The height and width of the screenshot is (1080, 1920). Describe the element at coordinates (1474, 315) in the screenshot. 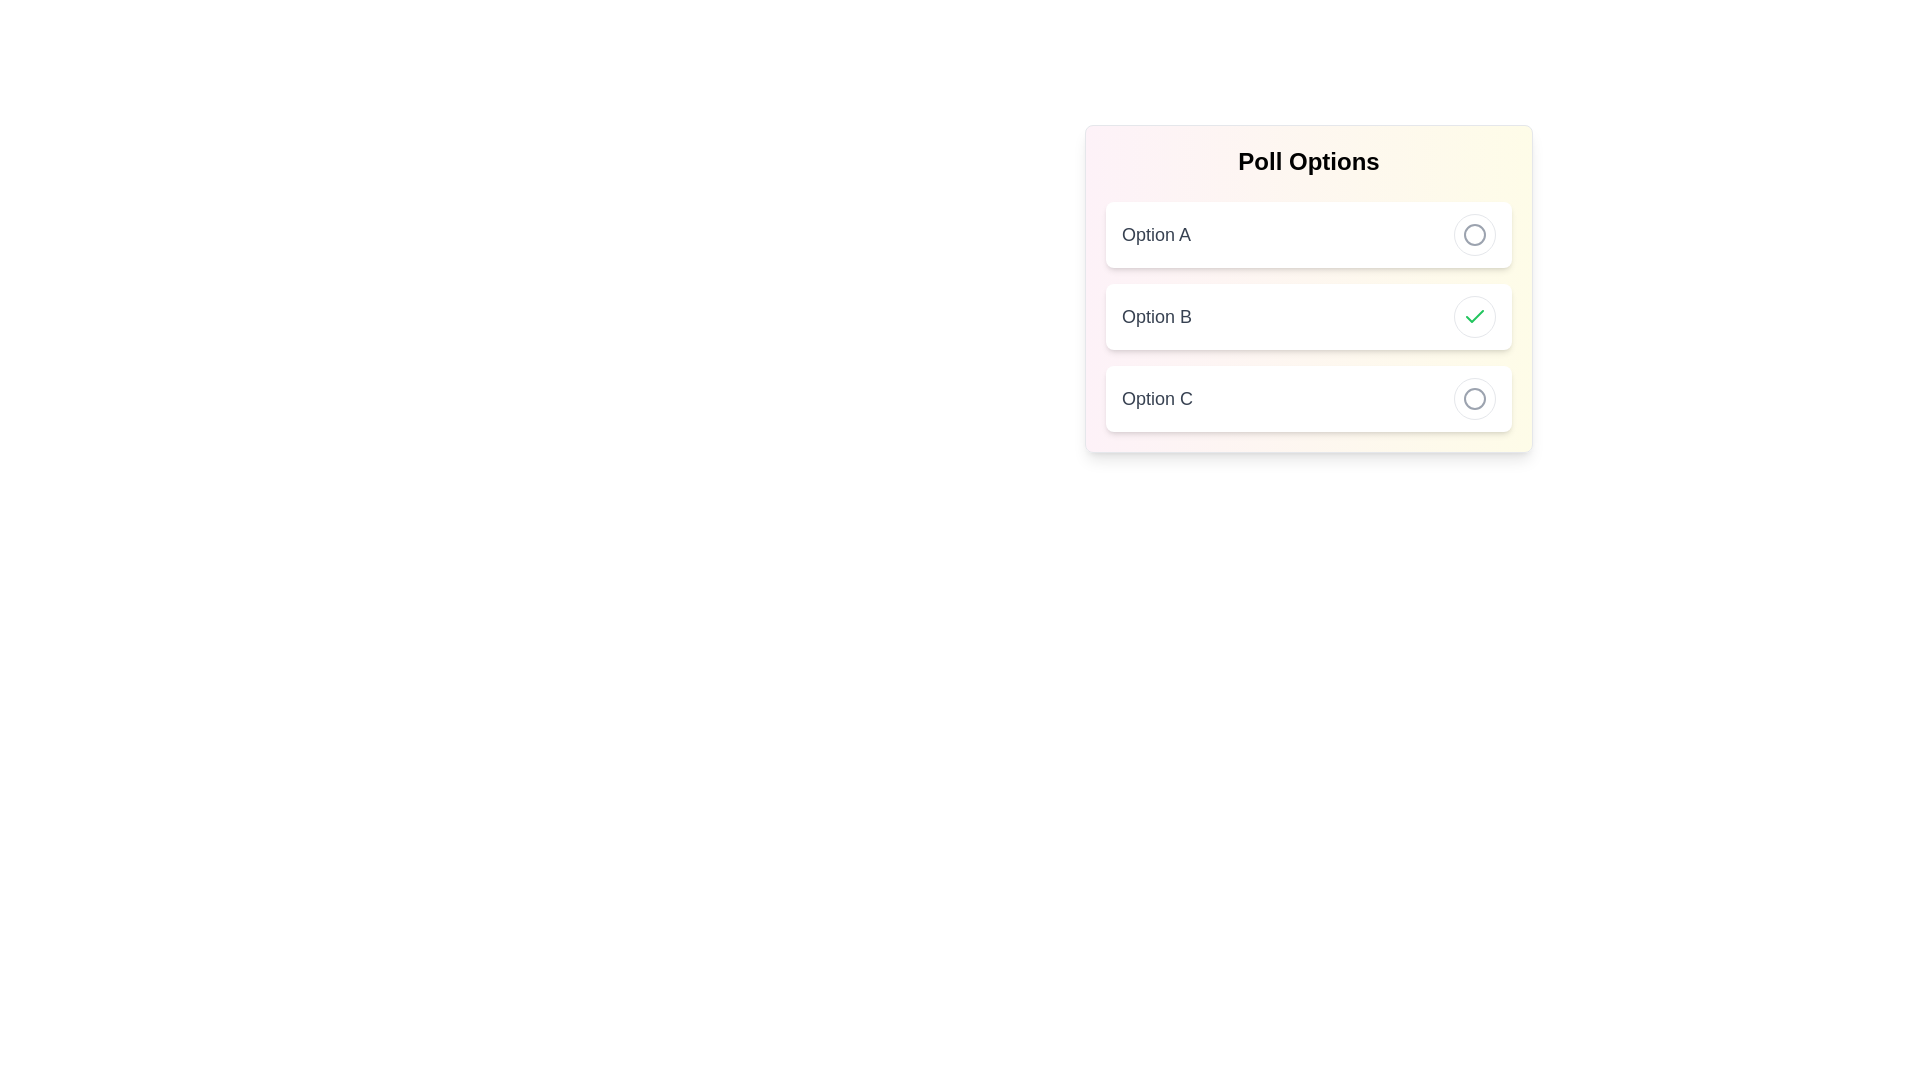

I see `the toggle button of Option B to toggle its selection` at that location.